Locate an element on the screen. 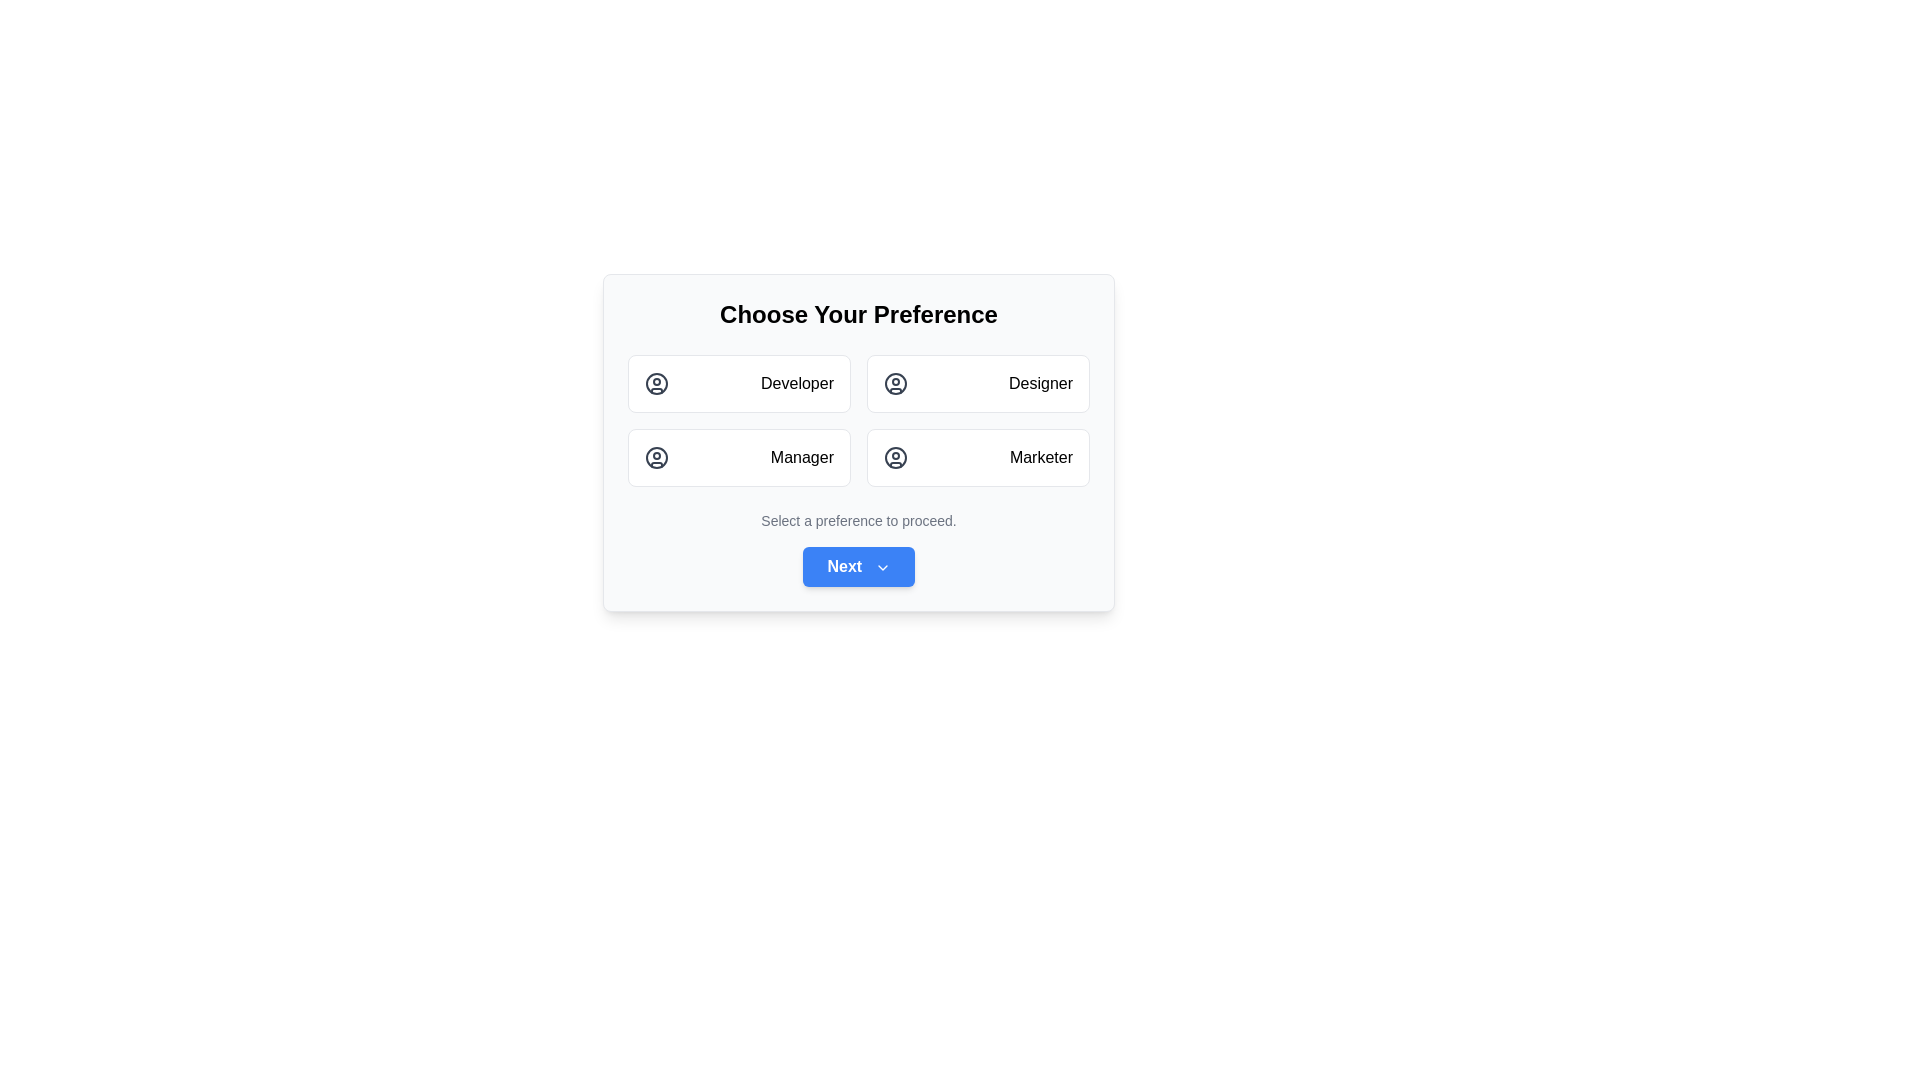 This screenshot has width=1920, height=1080. the Text Label in the second row and second column of the grid layout, which identifies a corresponding option in a selection process for preferences is located at coordinates (1040, 458).